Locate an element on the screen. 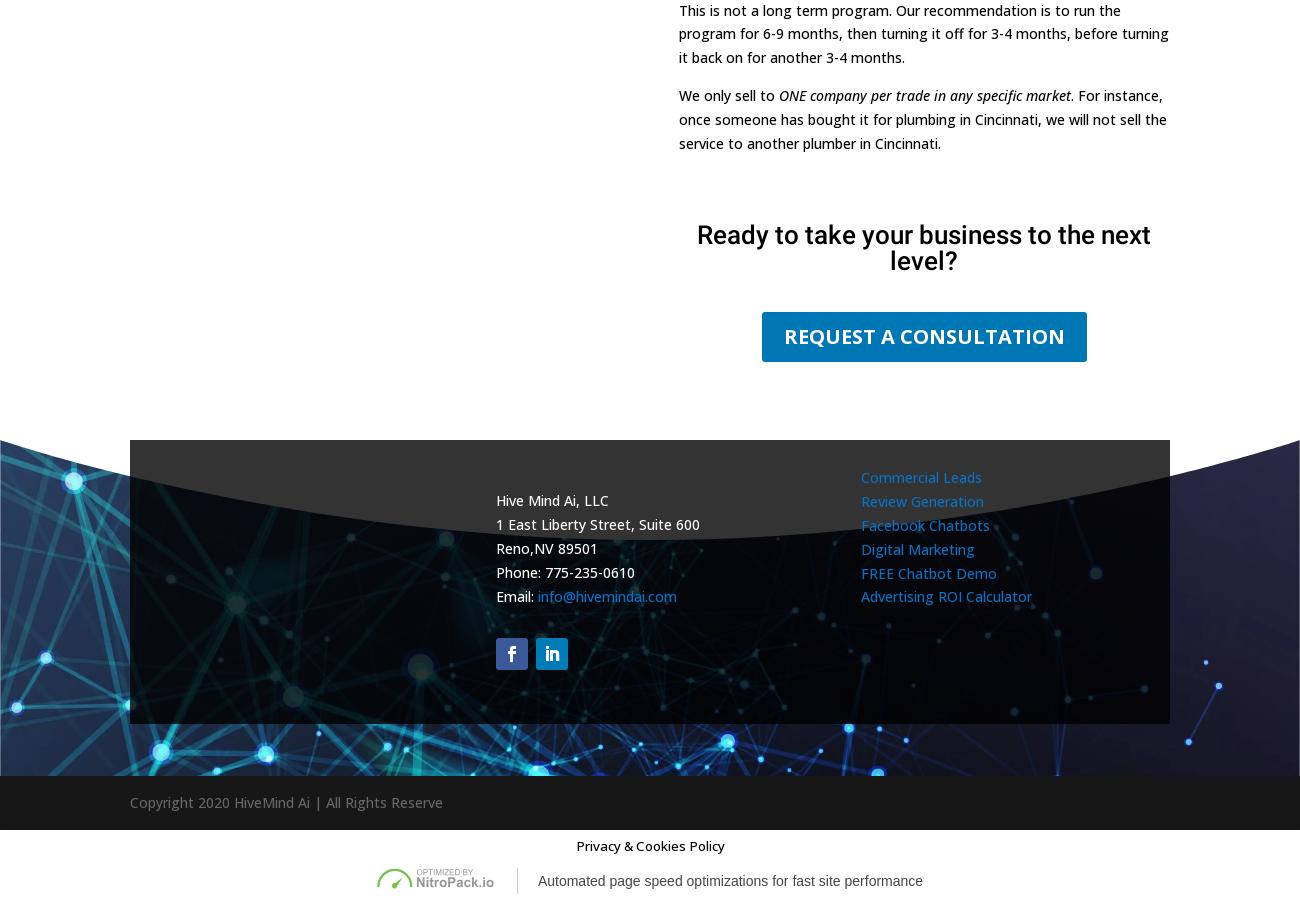 The image size is (1300, 898). 'Phone:' is located at coordinates (519, 570).